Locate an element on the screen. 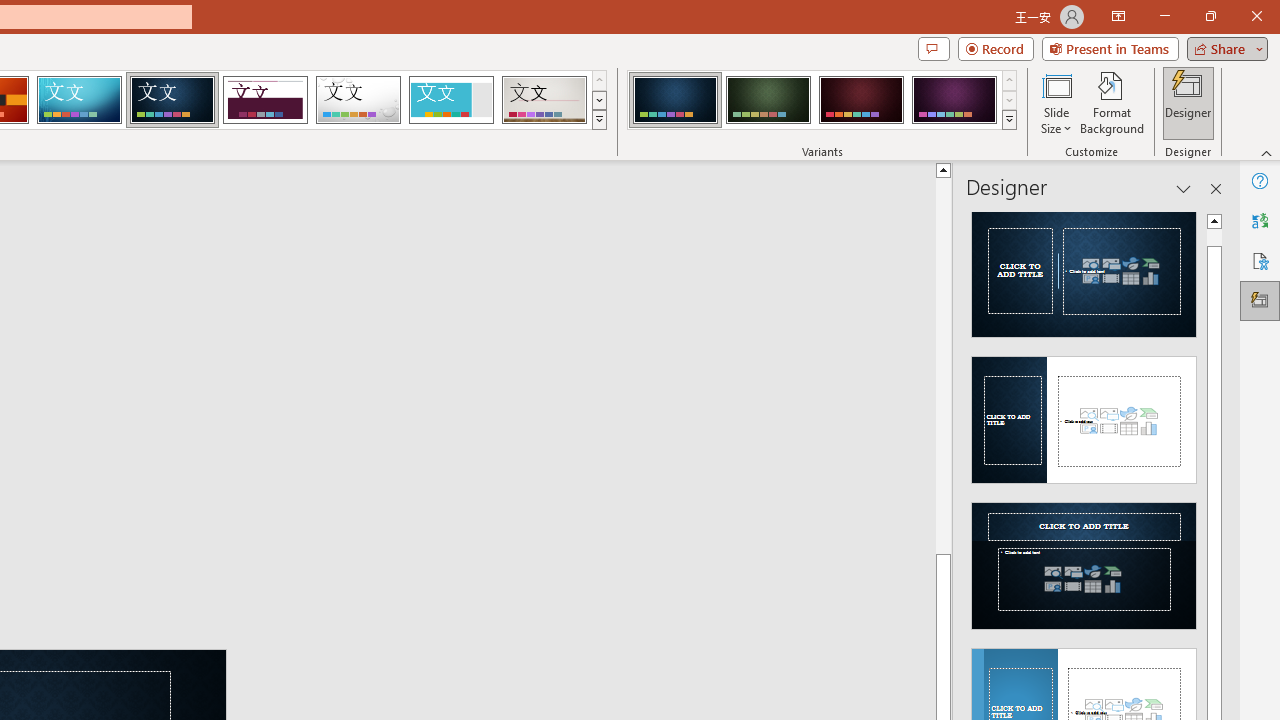 Image resolution: width=1280 pixels, height=720 pixels. 'Damask' is located at coordinates (172, 100).